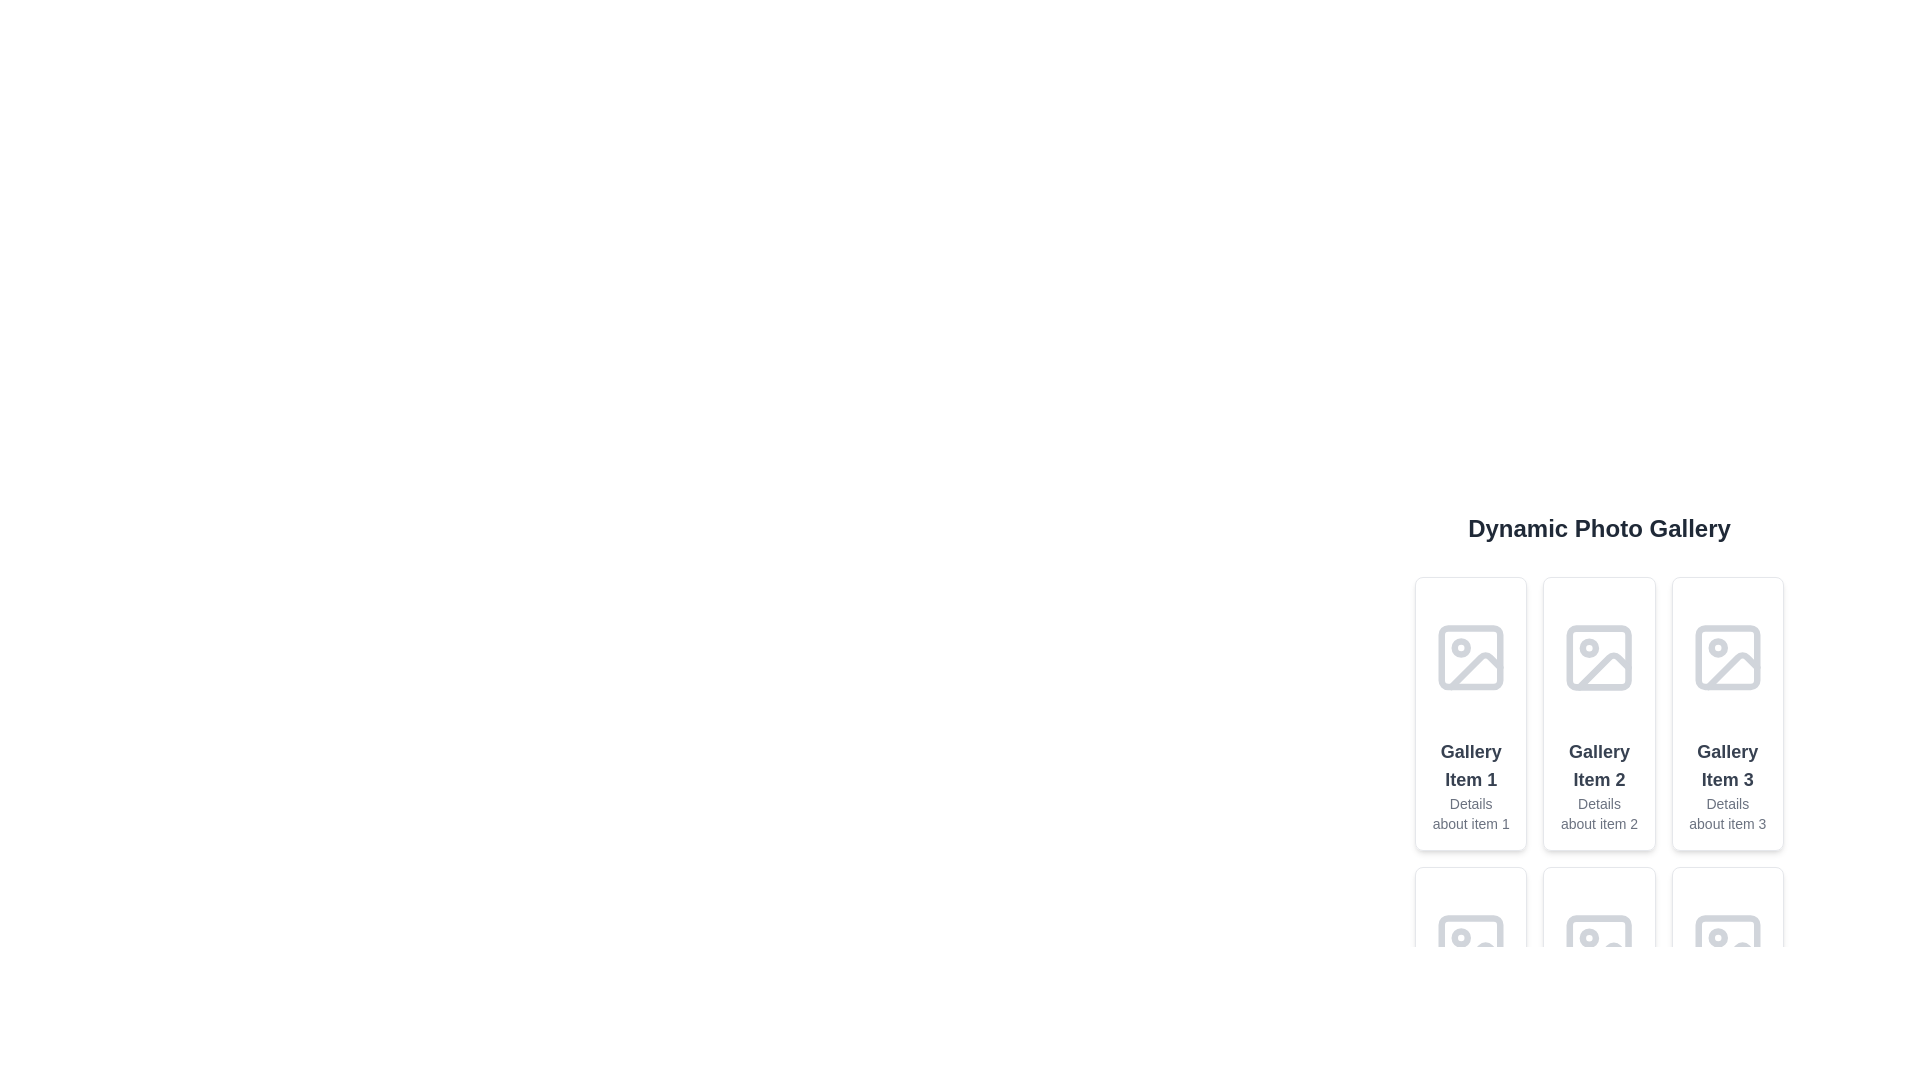 This screenshot has height=1080, width=1920. I want to click on the Image placeholder (SVG) located in the fourth gallery item from the left, in the second row of the dynamic photo gallery grid, so click(1471, 947).